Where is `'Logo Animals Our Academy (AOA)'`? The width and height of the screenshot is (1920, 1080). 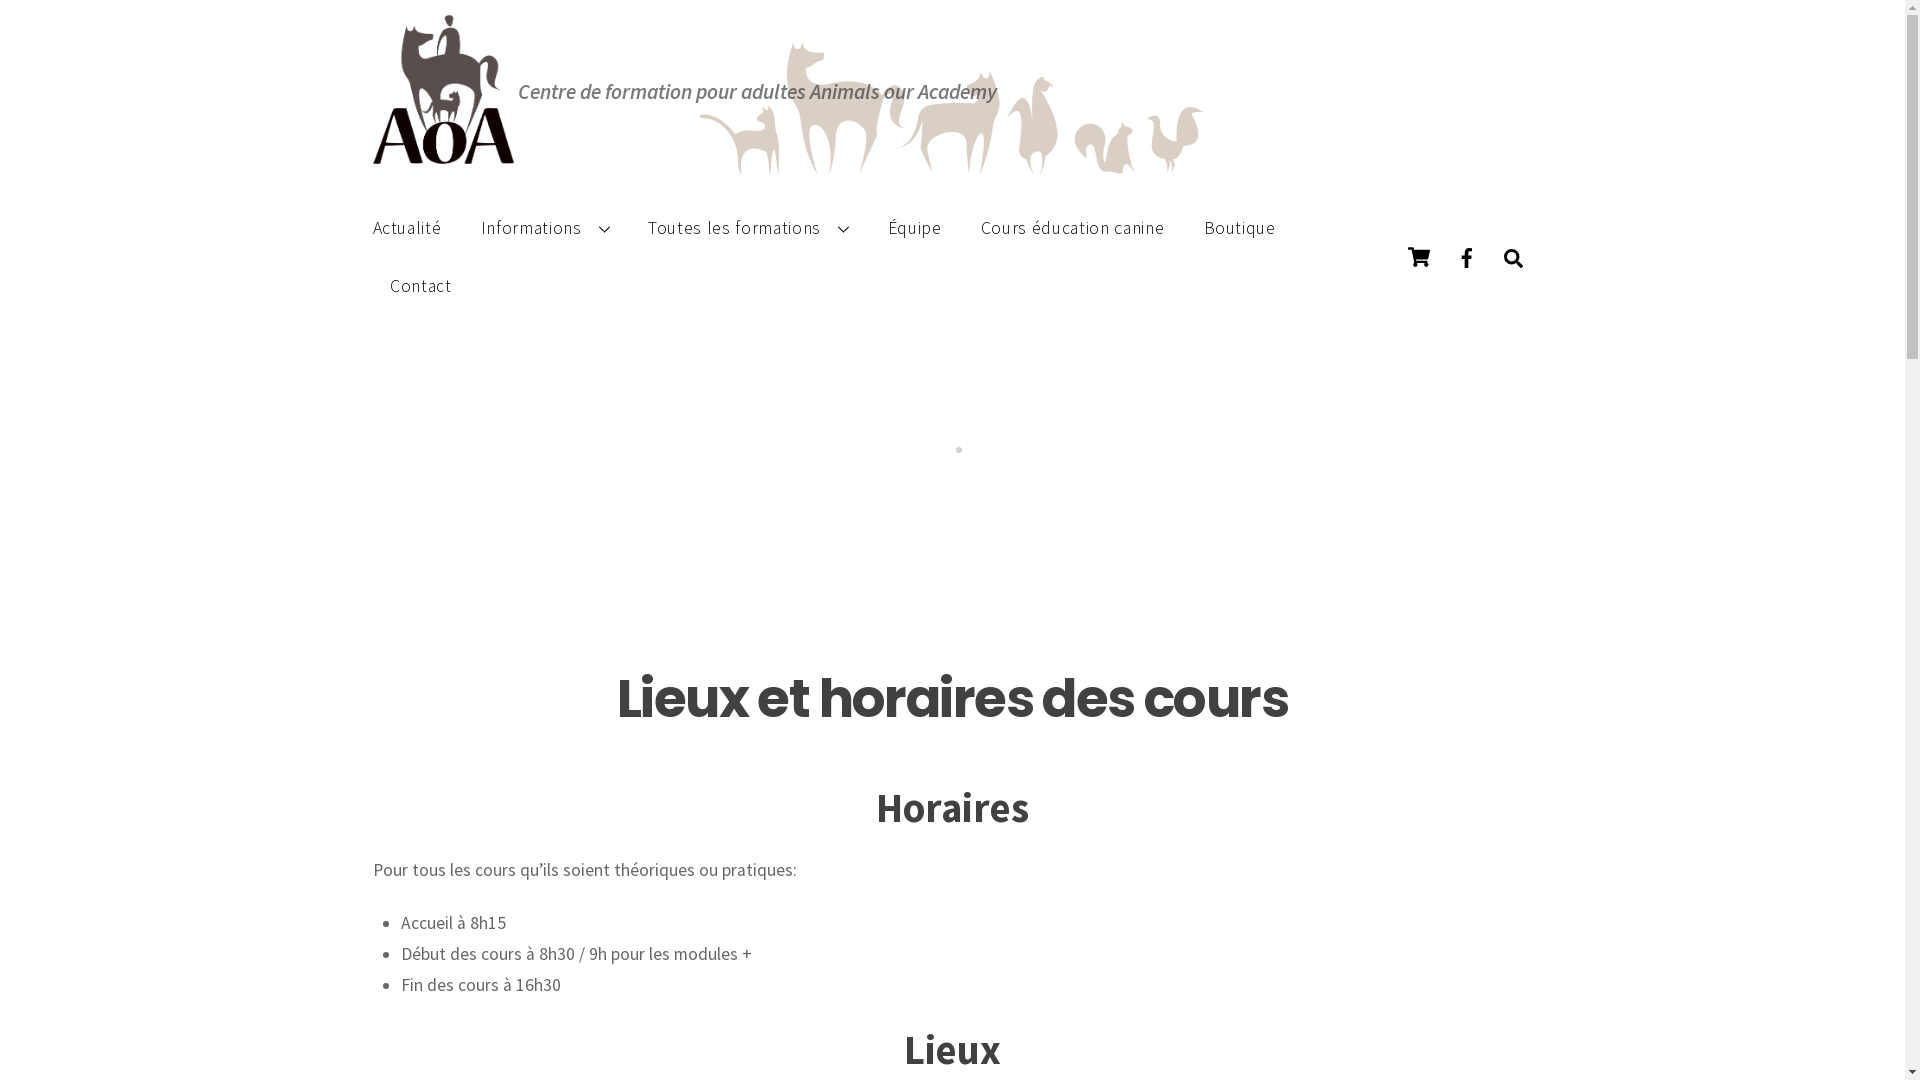
'Logo Animals Our Academy (AOA)' is located at coordinates (372, 87).